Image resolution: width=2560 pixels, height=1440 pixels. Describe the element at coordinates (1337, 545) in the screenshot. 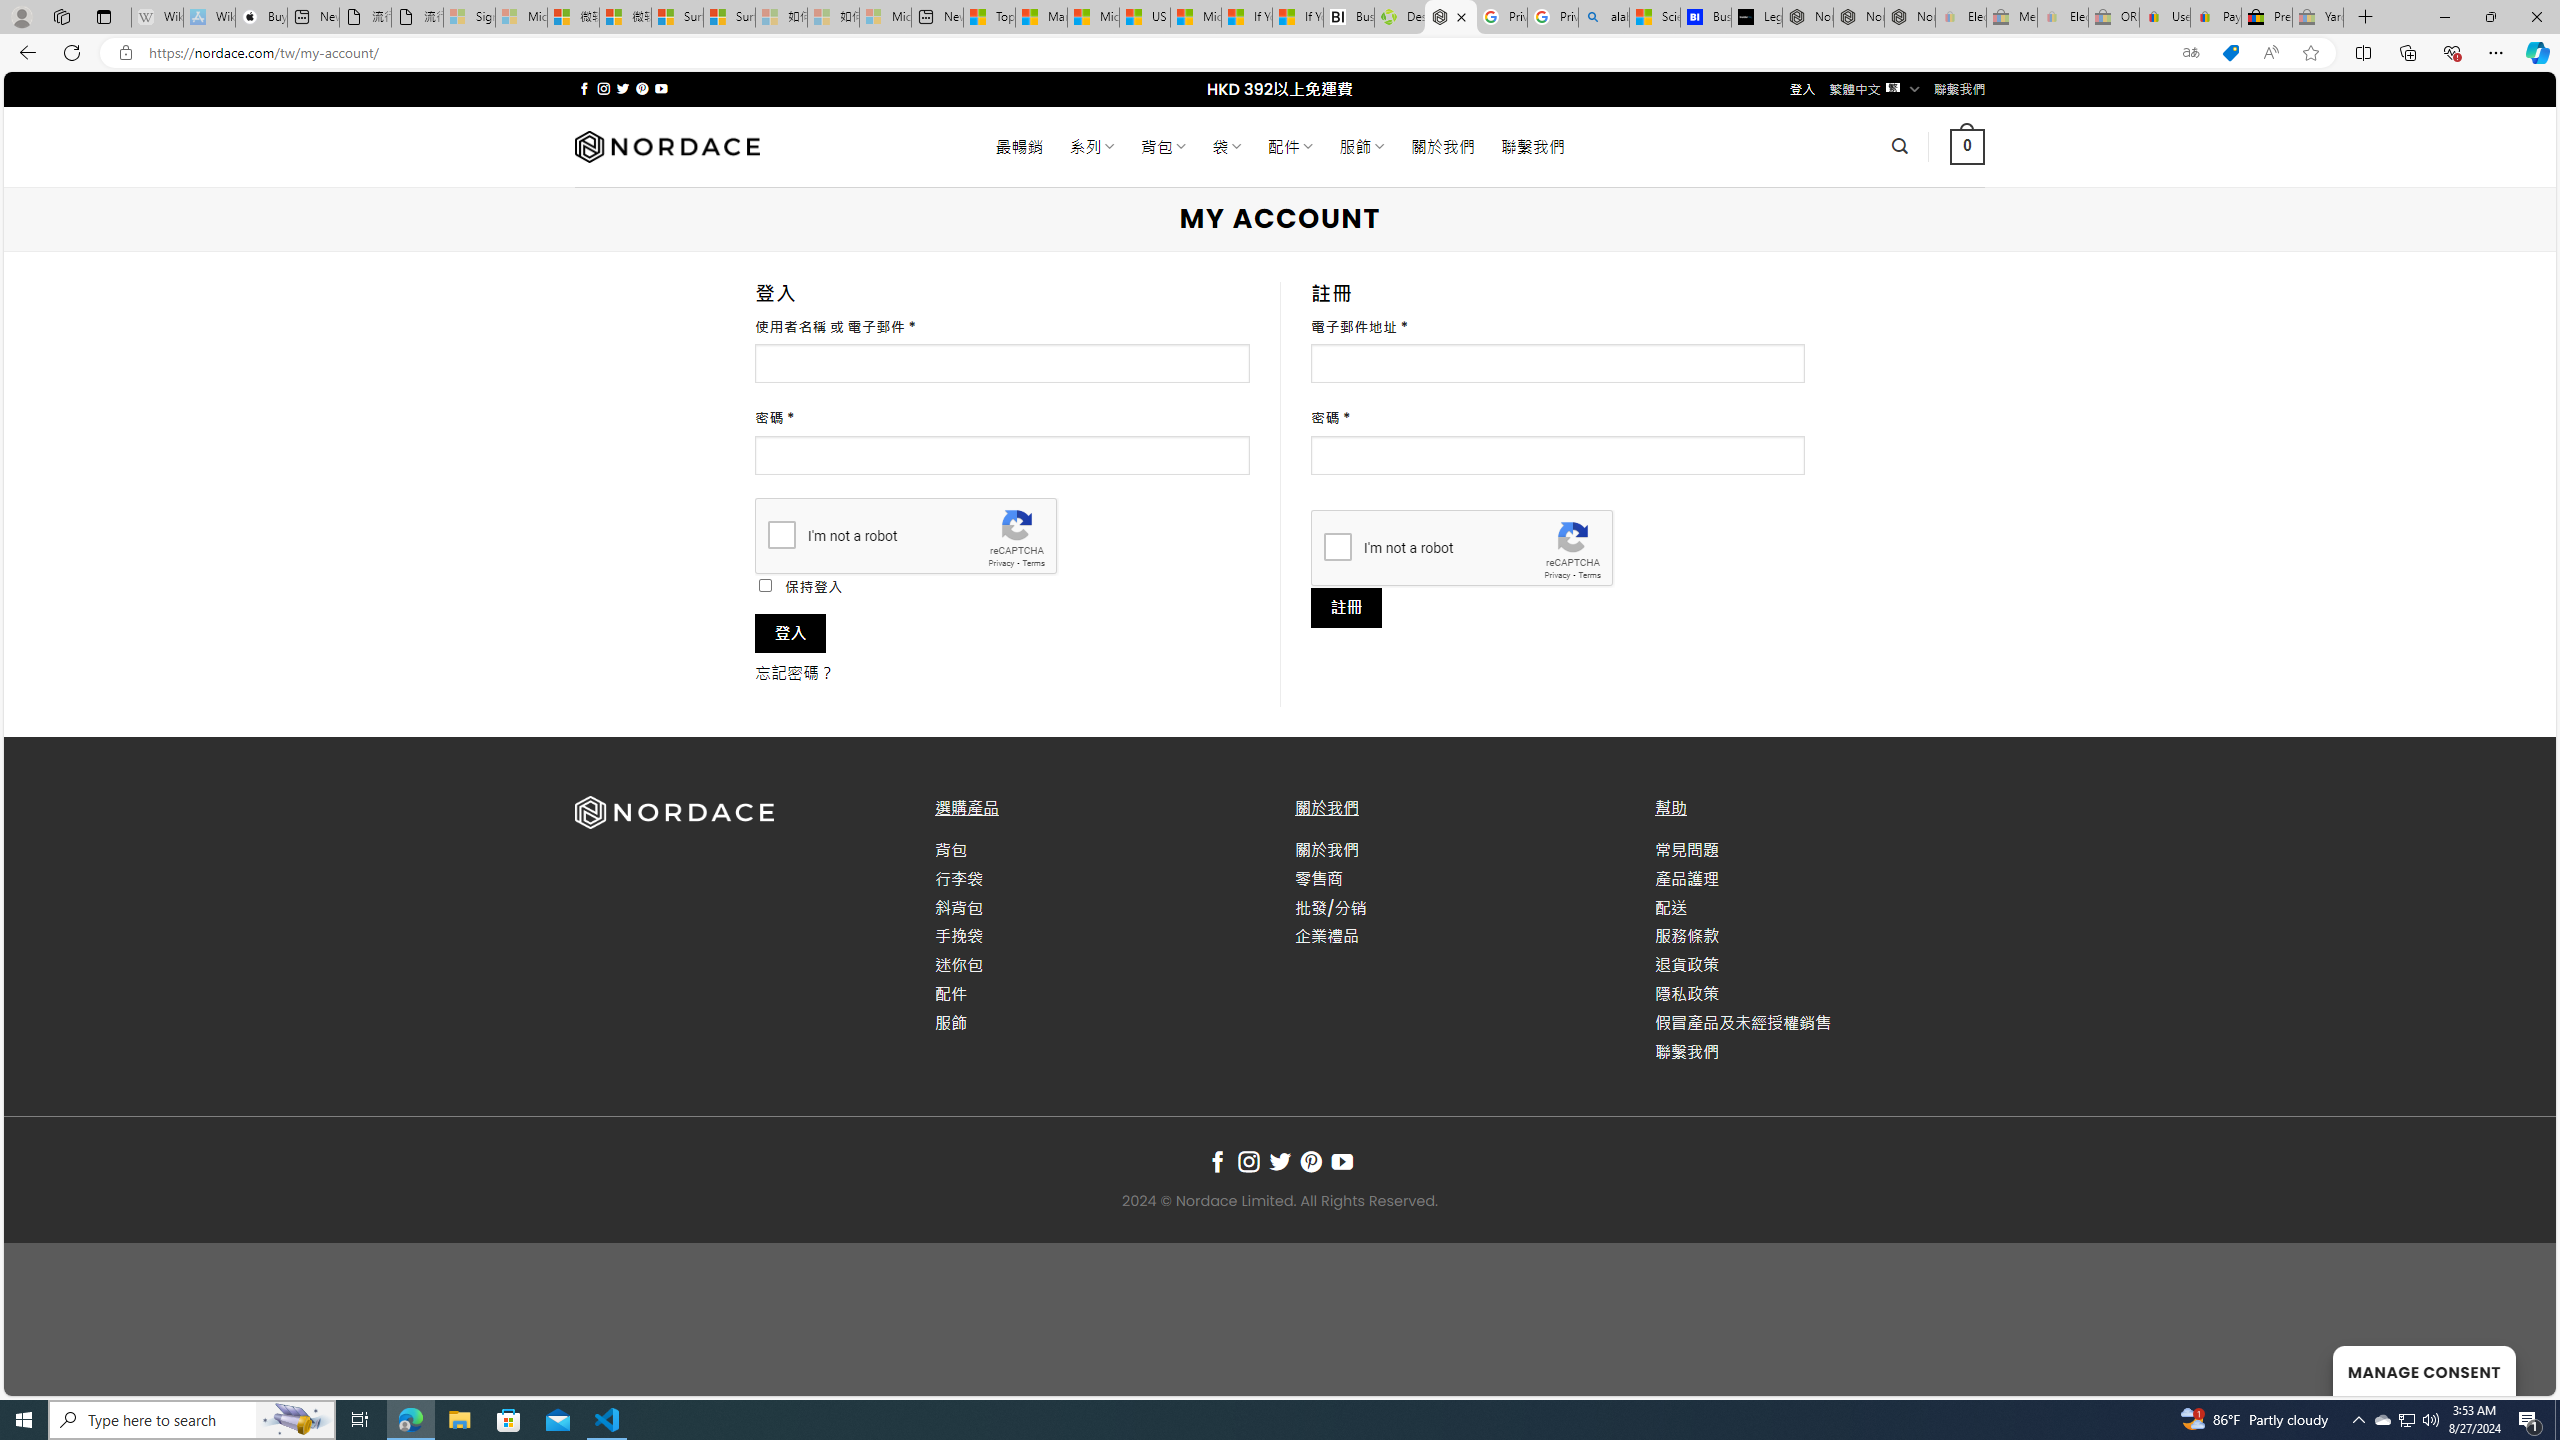

I see `'I'` at that location.